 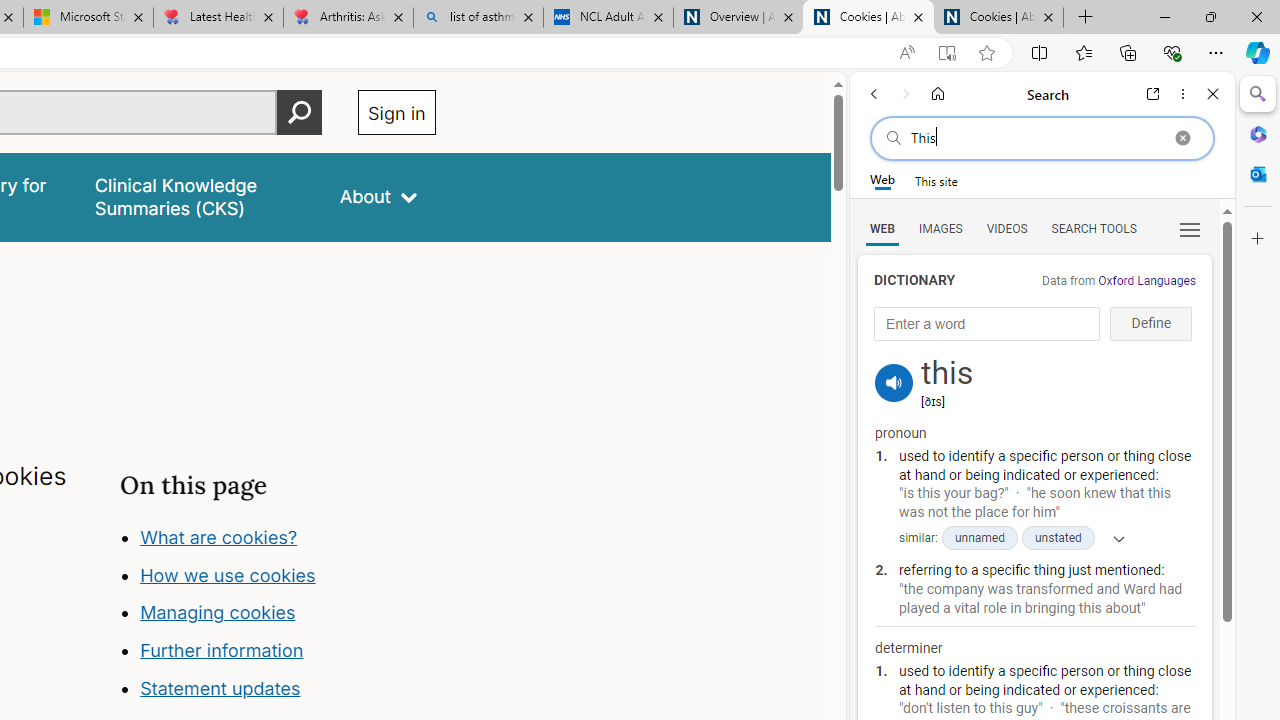 What do you see at coordinates (979, 537) in the screenshot?
I see `'unnamed'` at bounding box center [979, 537].